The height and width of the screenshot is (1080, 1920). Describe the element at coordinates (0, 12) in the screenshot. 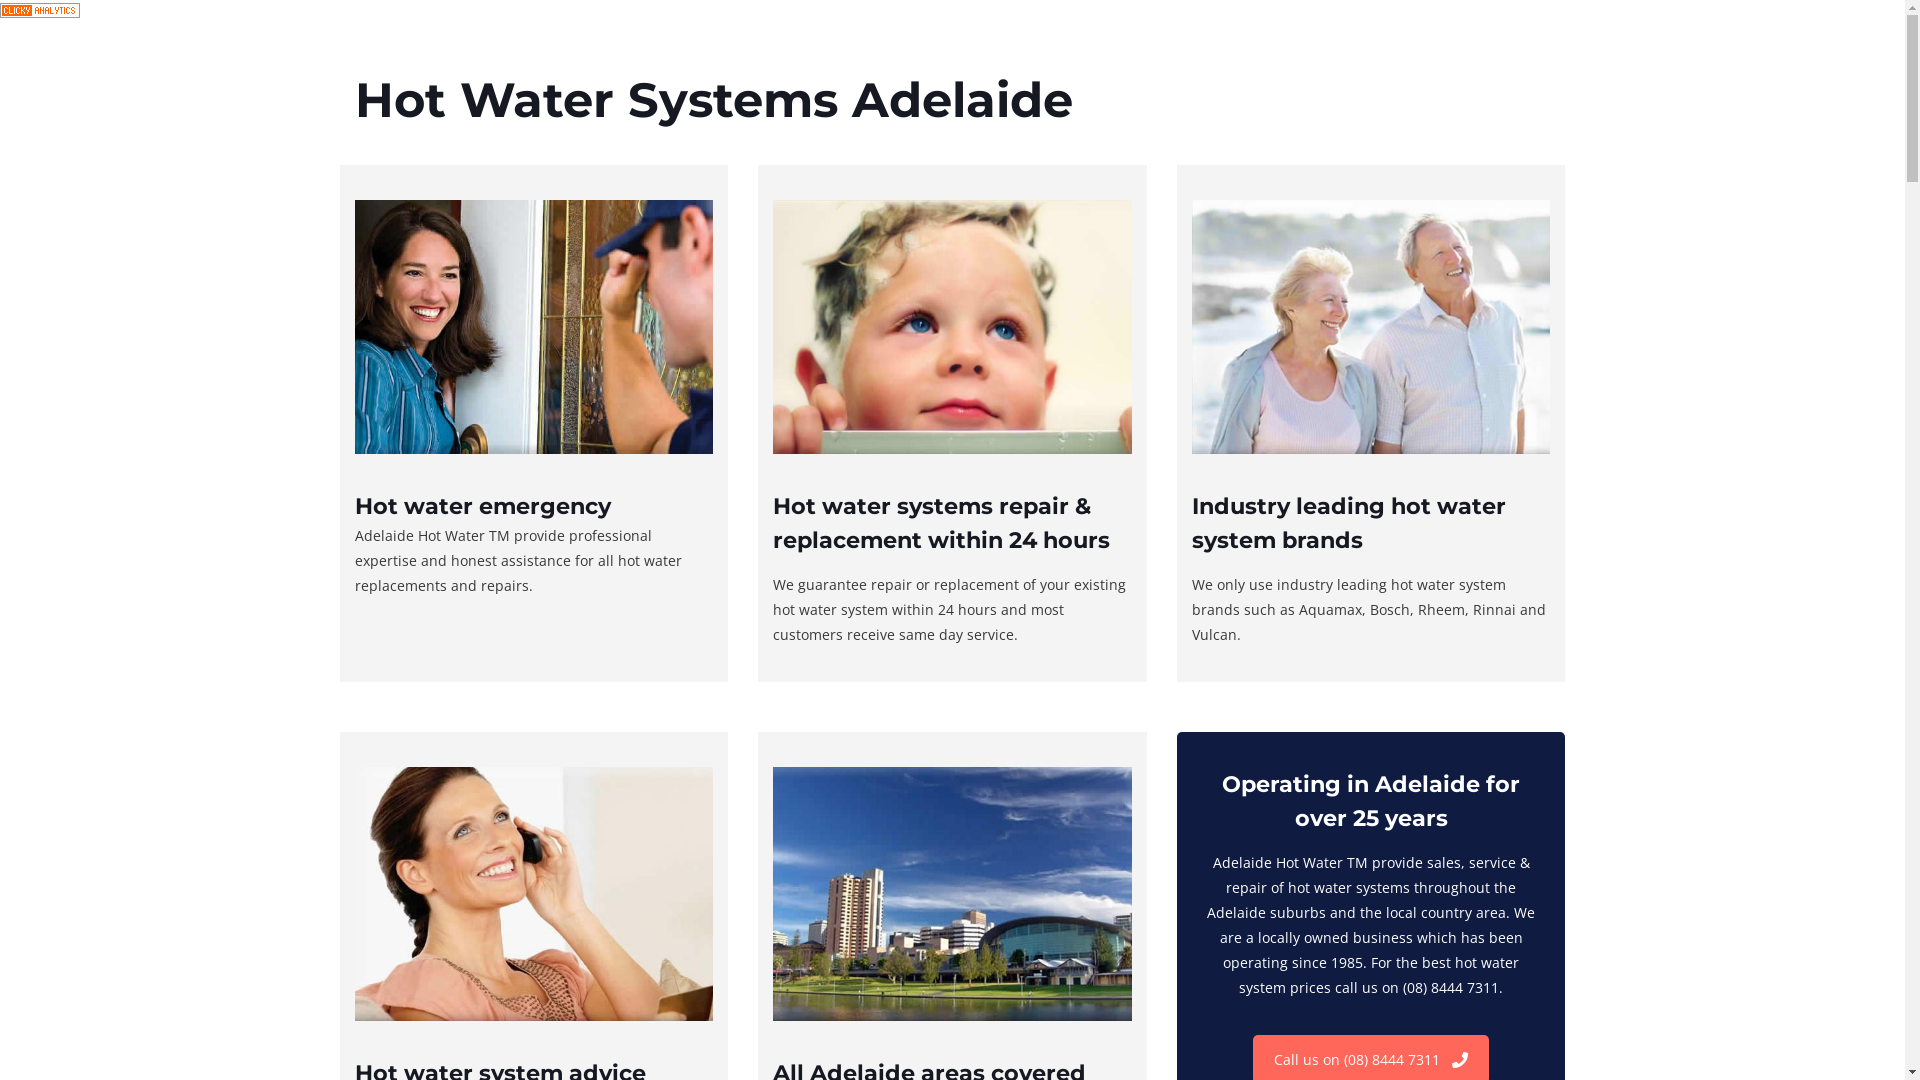

I see `'Google Analytics Alternative'` at that location.